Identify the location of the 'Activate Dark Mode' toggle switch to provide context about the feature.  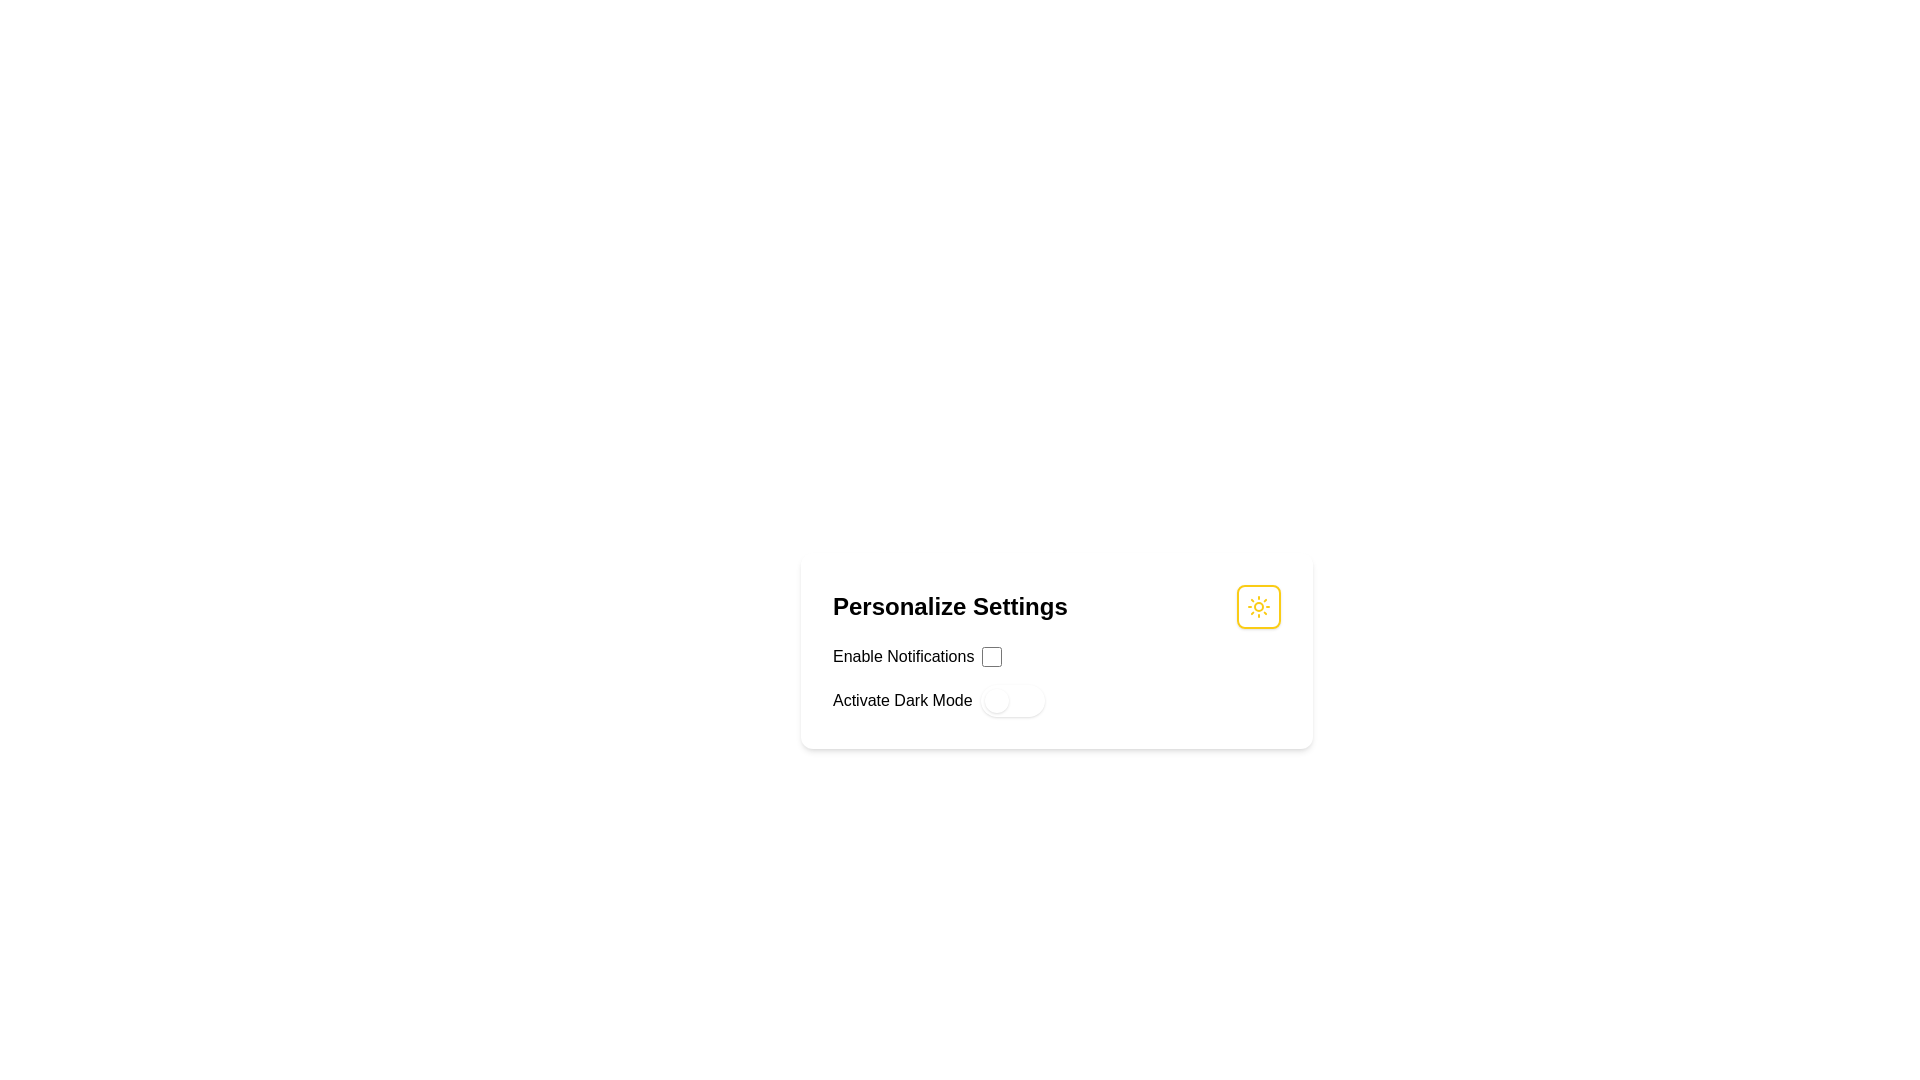
(1055, 700).